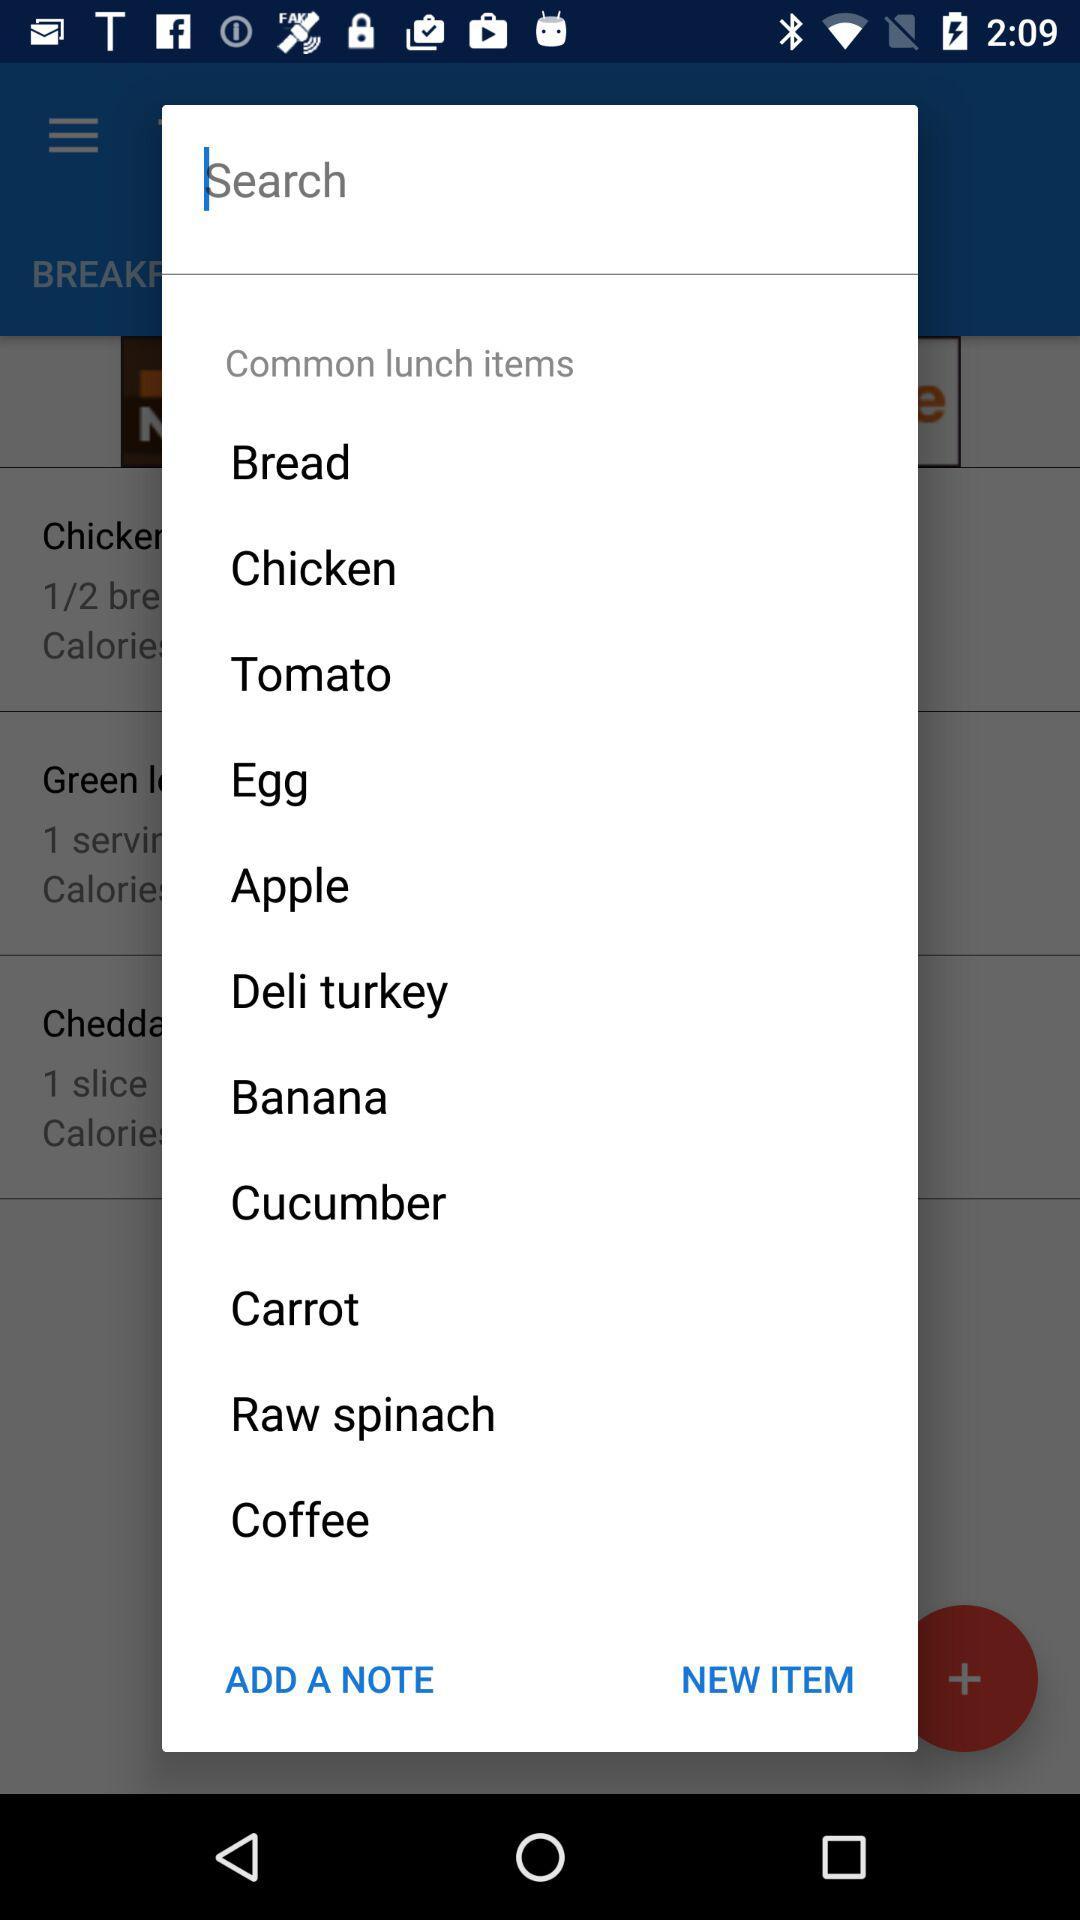 This screenshot has height=1920, width=1080. I want to click on icon at the bottom left corner, so click(328, 1678).